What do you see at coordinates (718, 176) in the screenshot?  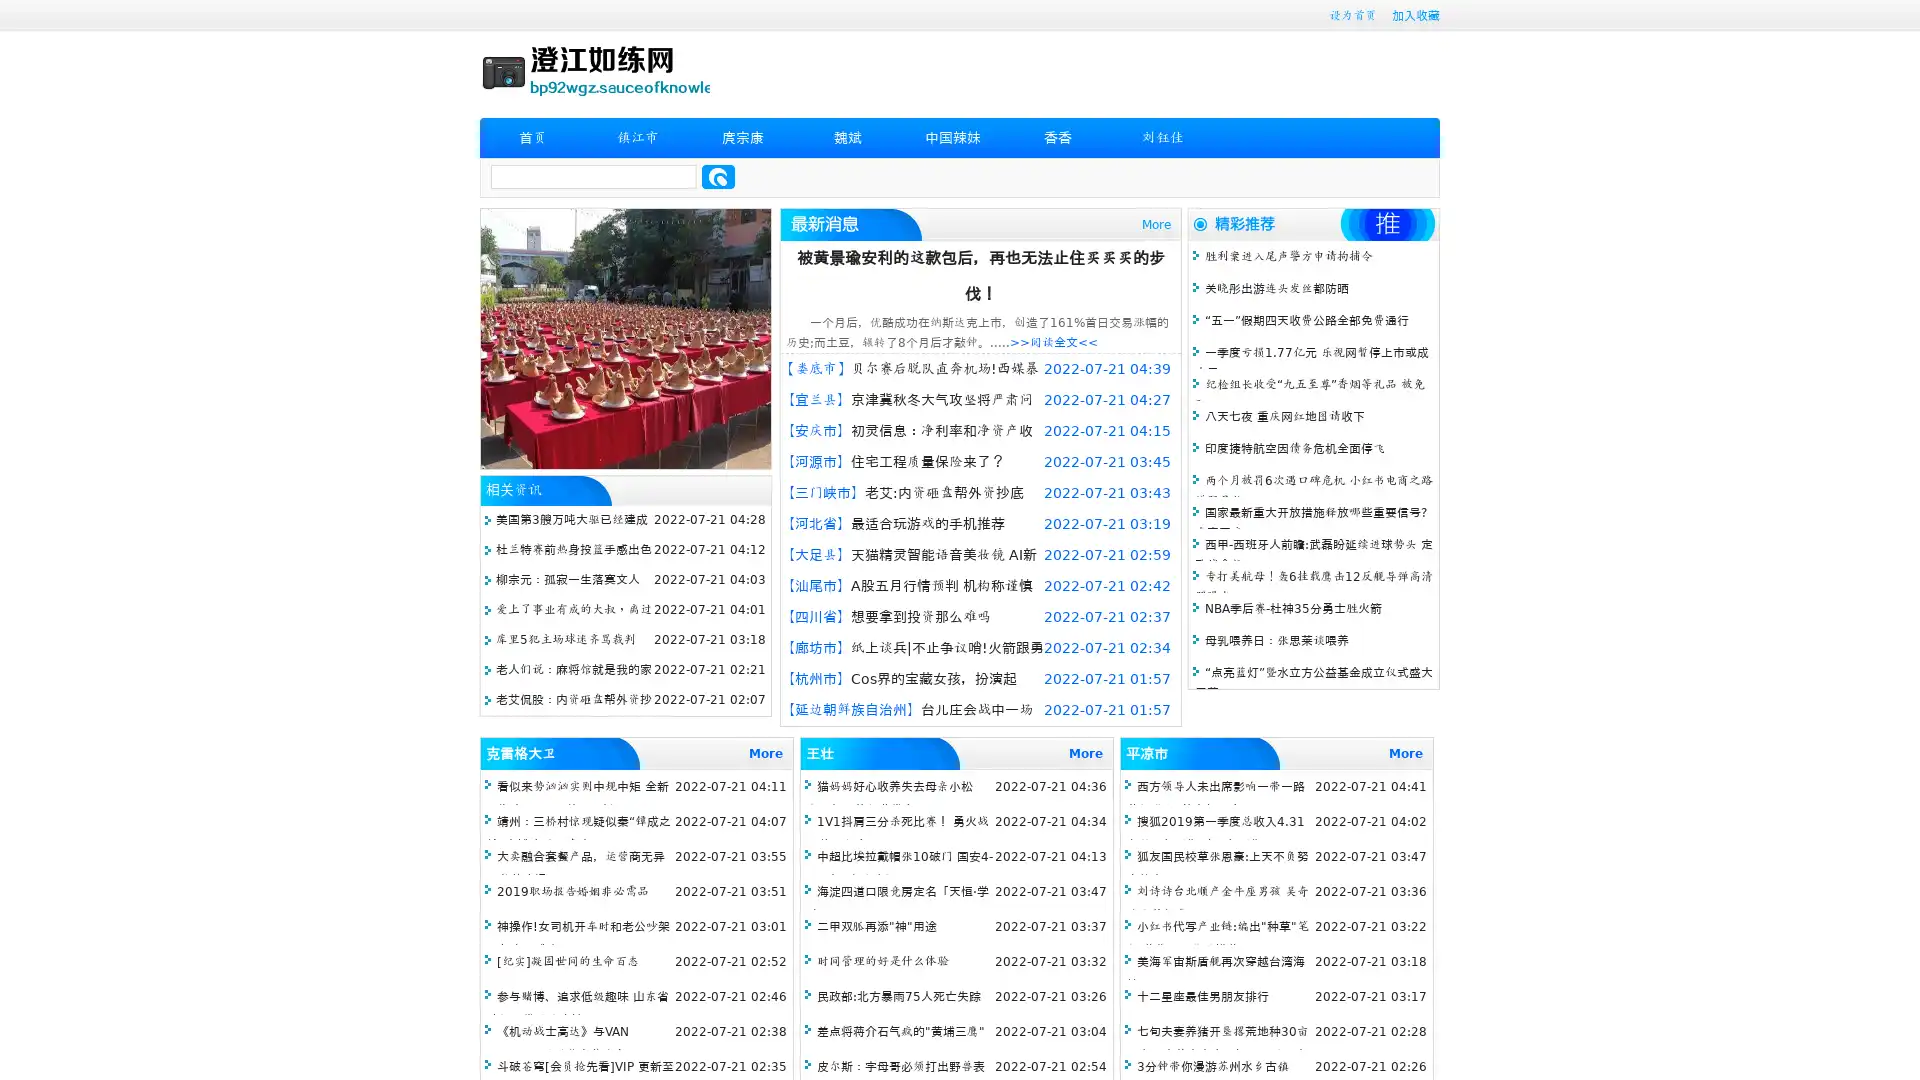 I see `Search` at bounding box center [718, 176].